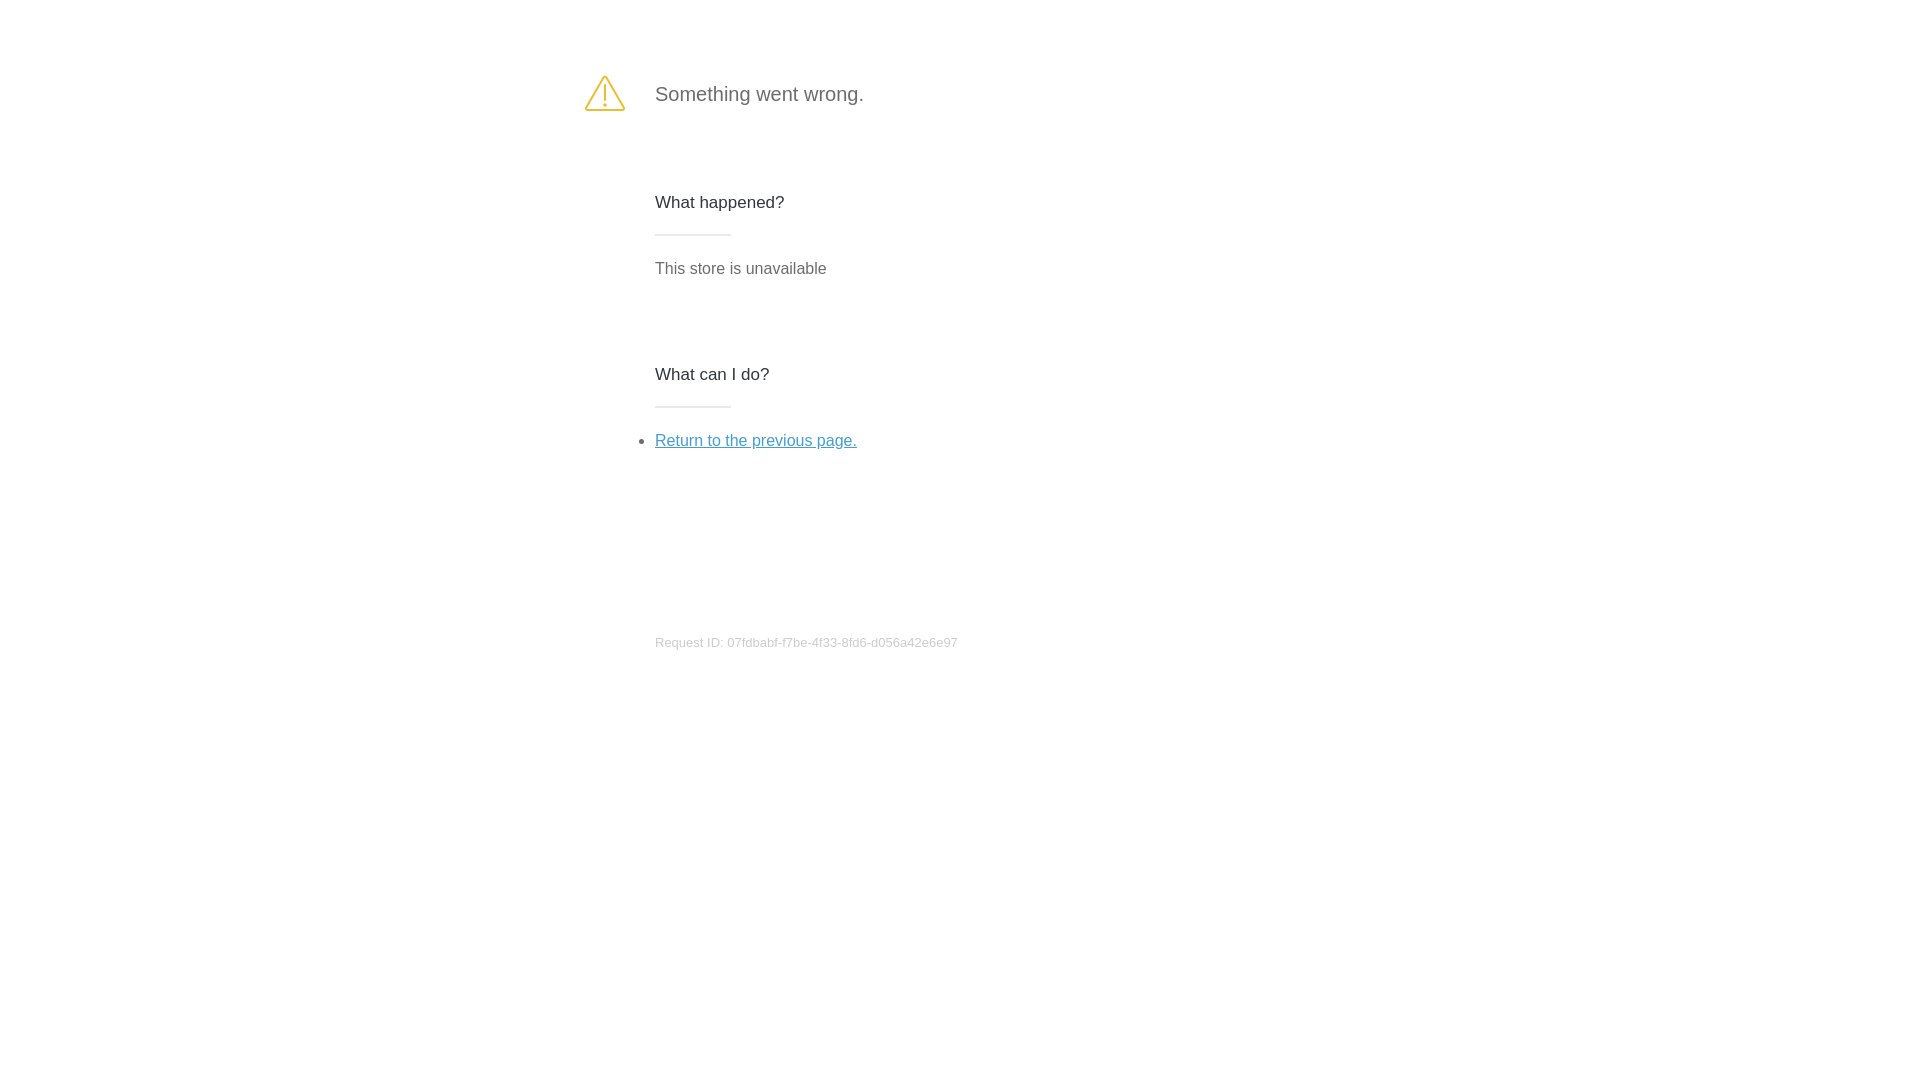 The width and height of the screenshot is (1920, 1080). What do you see at coordinates (654, 439) in the screenshot?
I see `'Return to the previous page.'` at bounding box center [654, 439].